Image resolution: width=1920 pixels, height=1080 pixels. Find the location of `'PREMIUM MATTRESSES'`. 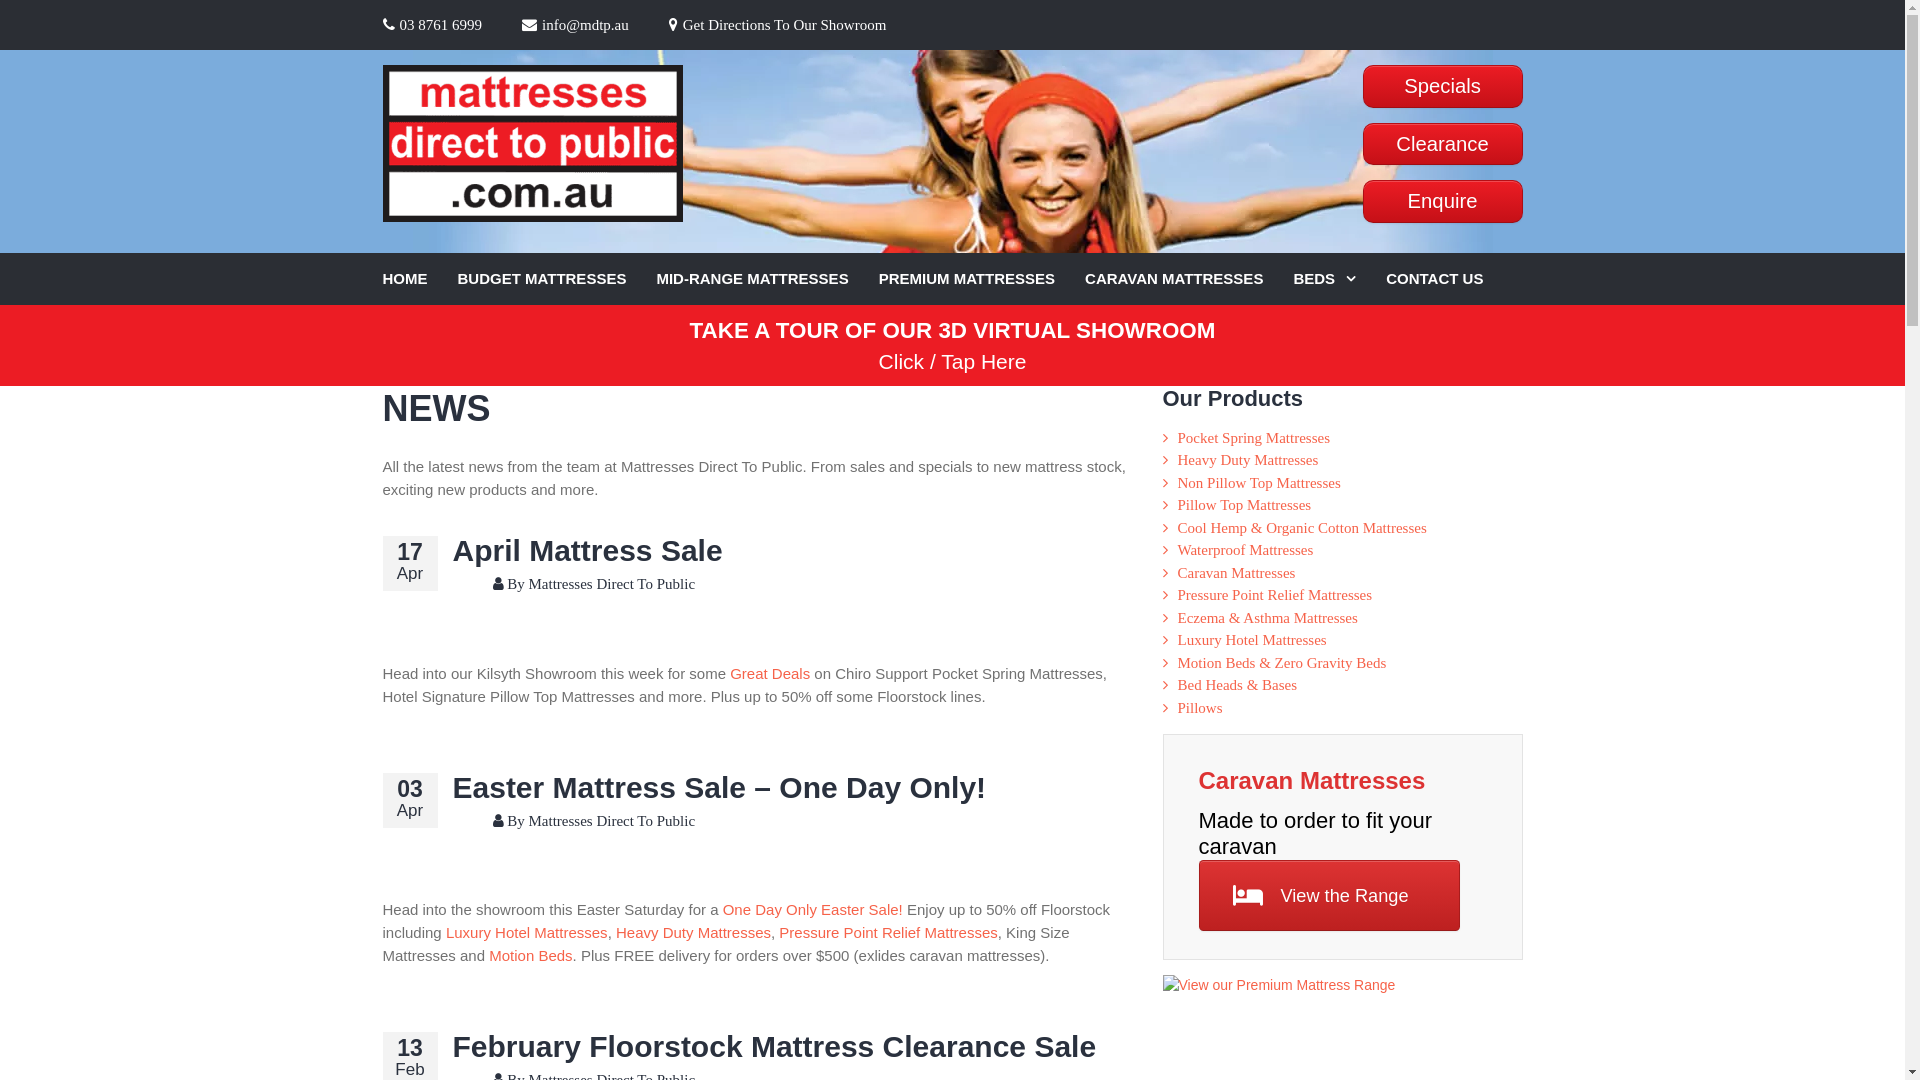

'PREMIUM MATTRESSES' is located at coordinates (982, 279).